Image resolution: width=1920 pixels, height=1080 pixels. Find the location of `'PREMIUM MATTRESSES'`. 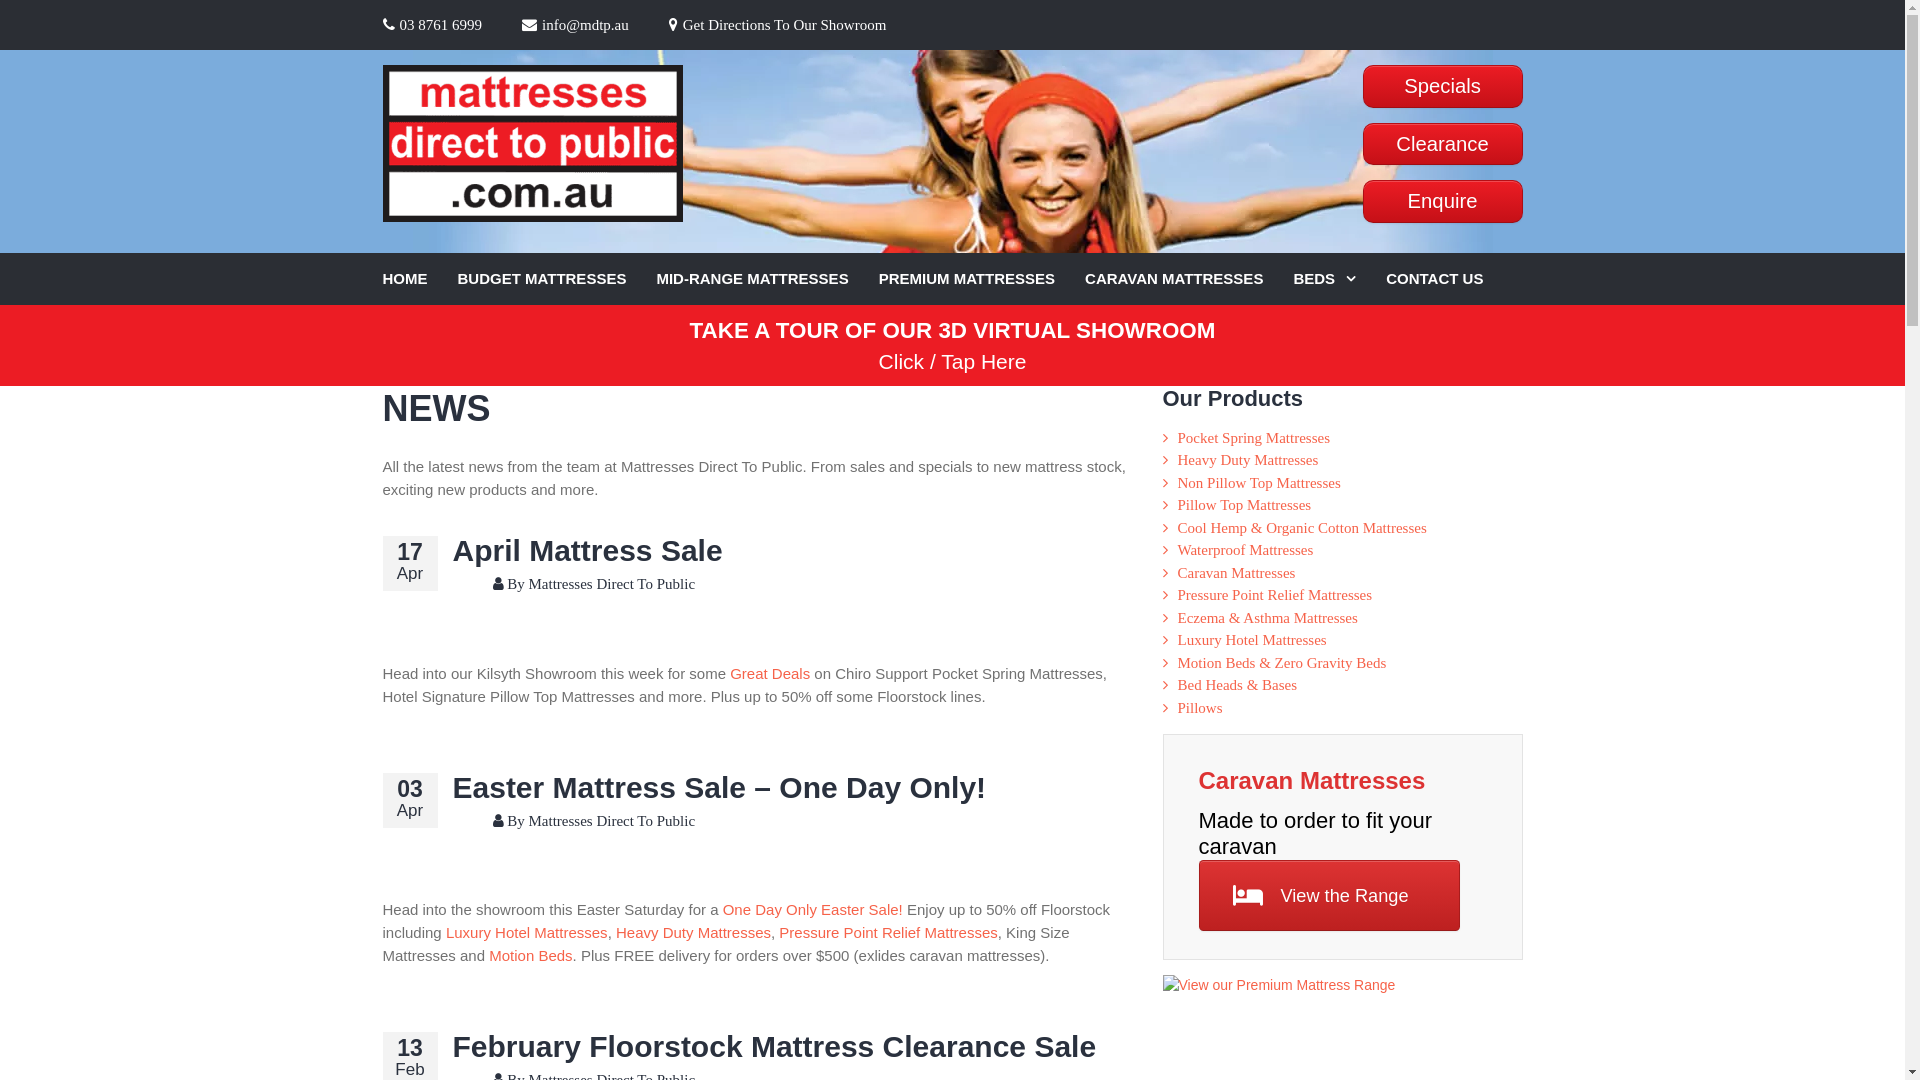

'PREMIUM MATTRESSES' is located at coordinates (982, 279).